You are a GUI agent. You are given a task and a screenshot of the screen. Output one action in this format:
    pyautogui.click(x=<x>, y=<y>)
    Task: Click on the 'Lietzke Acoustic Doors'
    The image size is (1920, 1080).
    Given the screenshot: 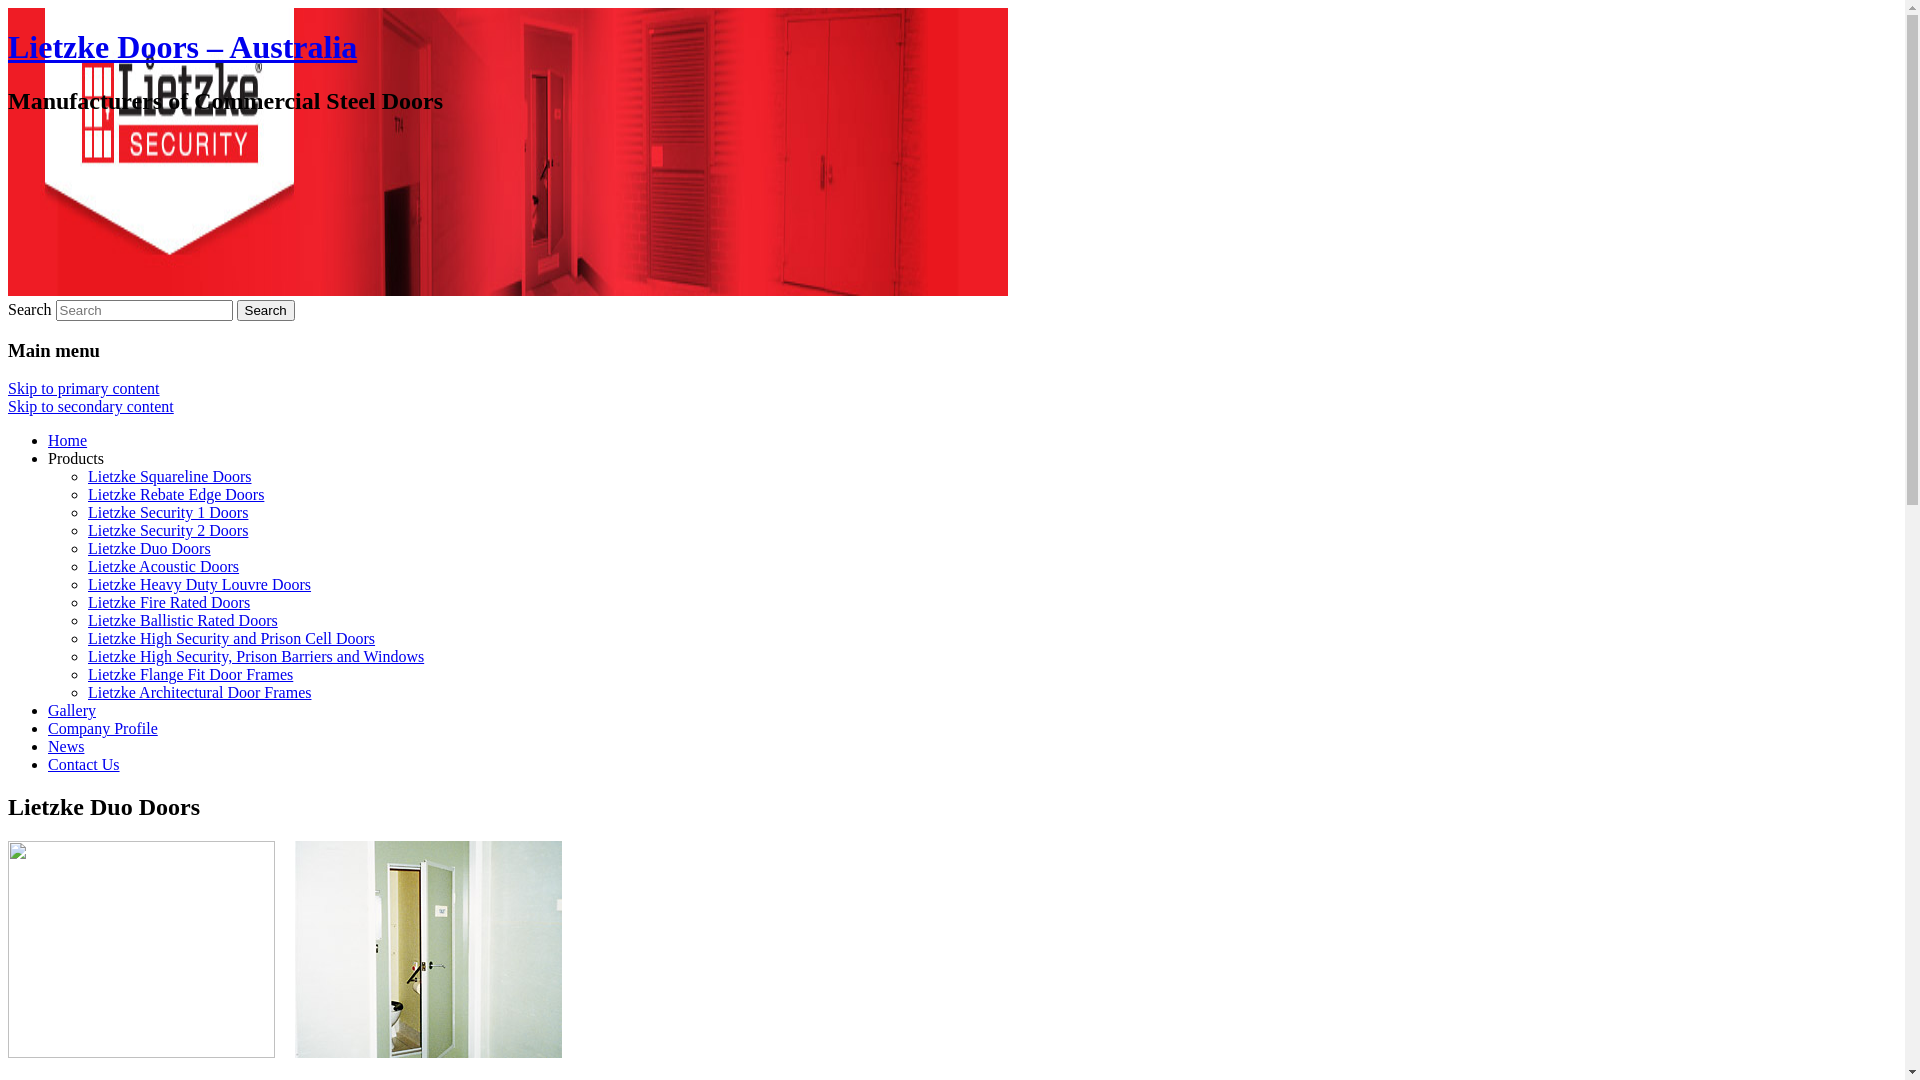 What is the action you would take?
    pyautogui.click(x=86, y=566)
    